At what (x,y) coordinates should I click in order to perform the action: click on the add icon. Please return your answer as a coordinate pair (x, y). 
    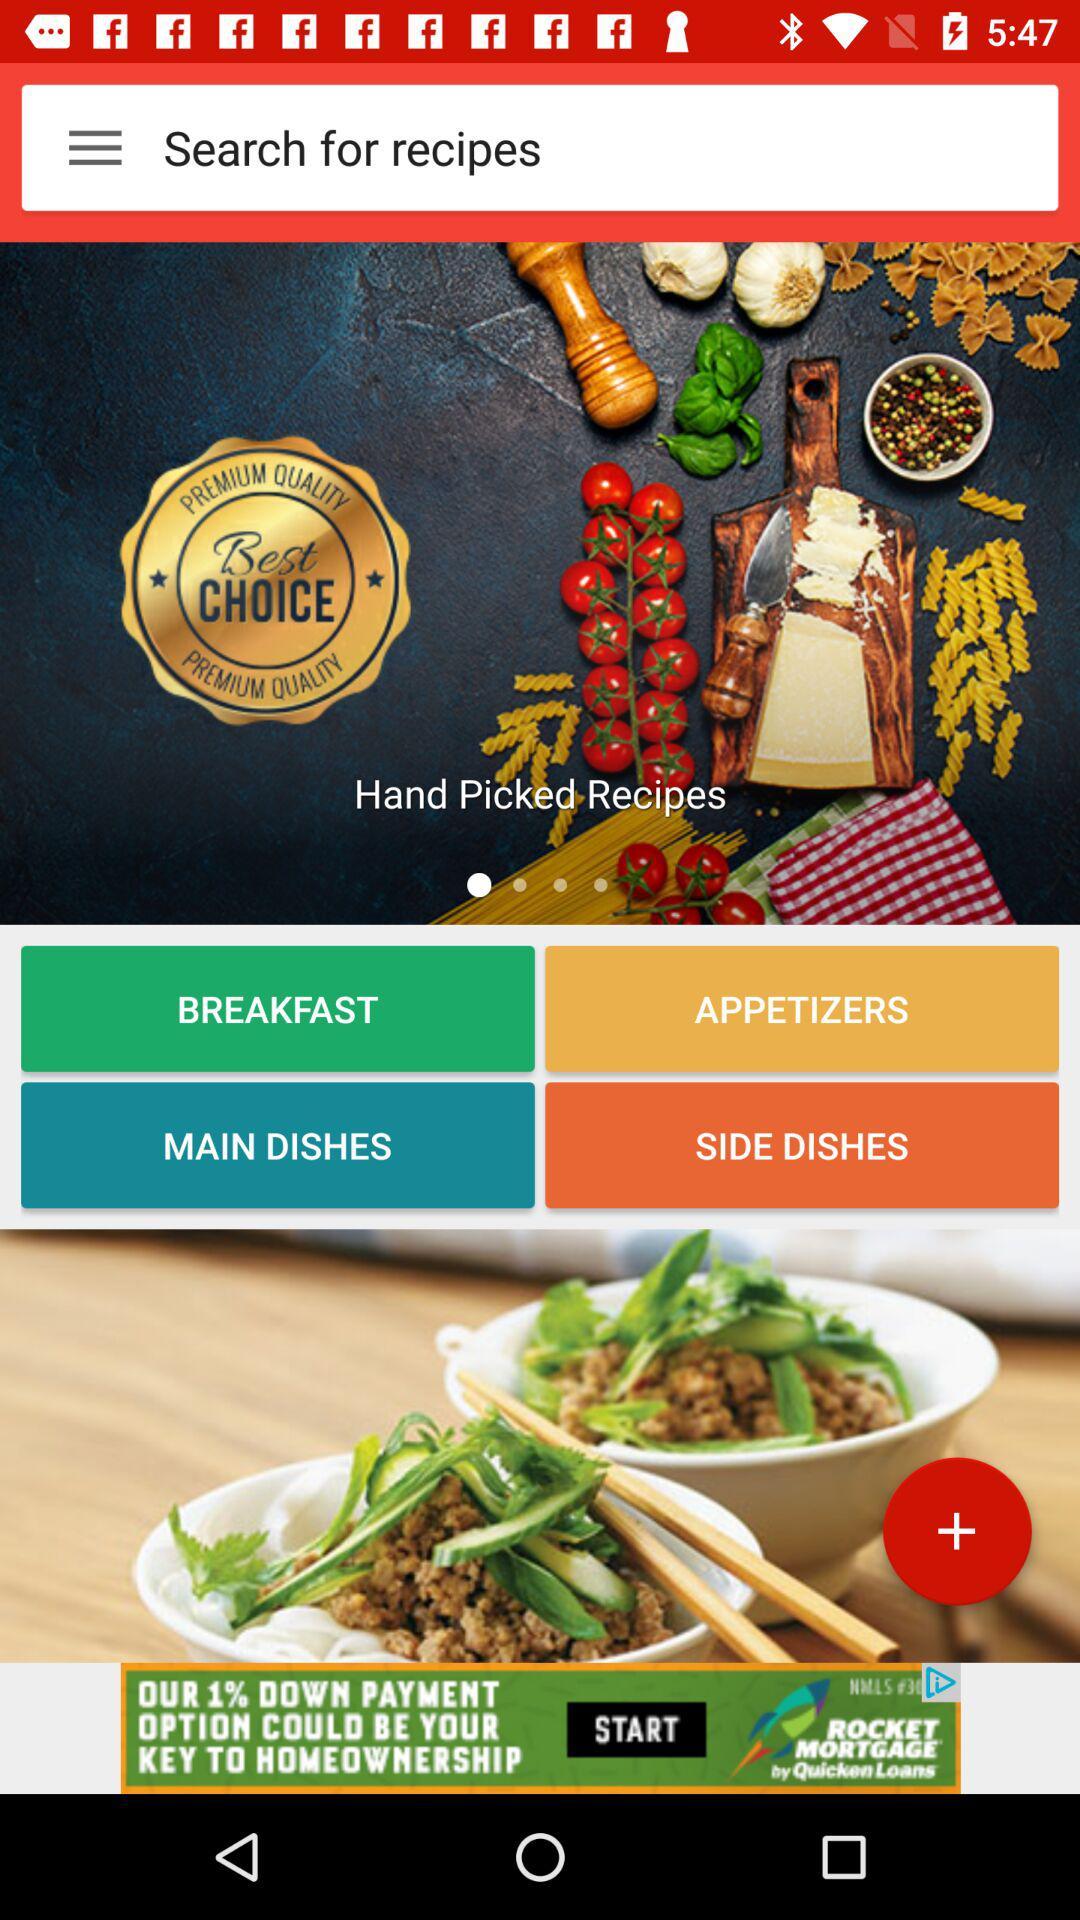
    Looking at the image, I should click on (955, 1538).